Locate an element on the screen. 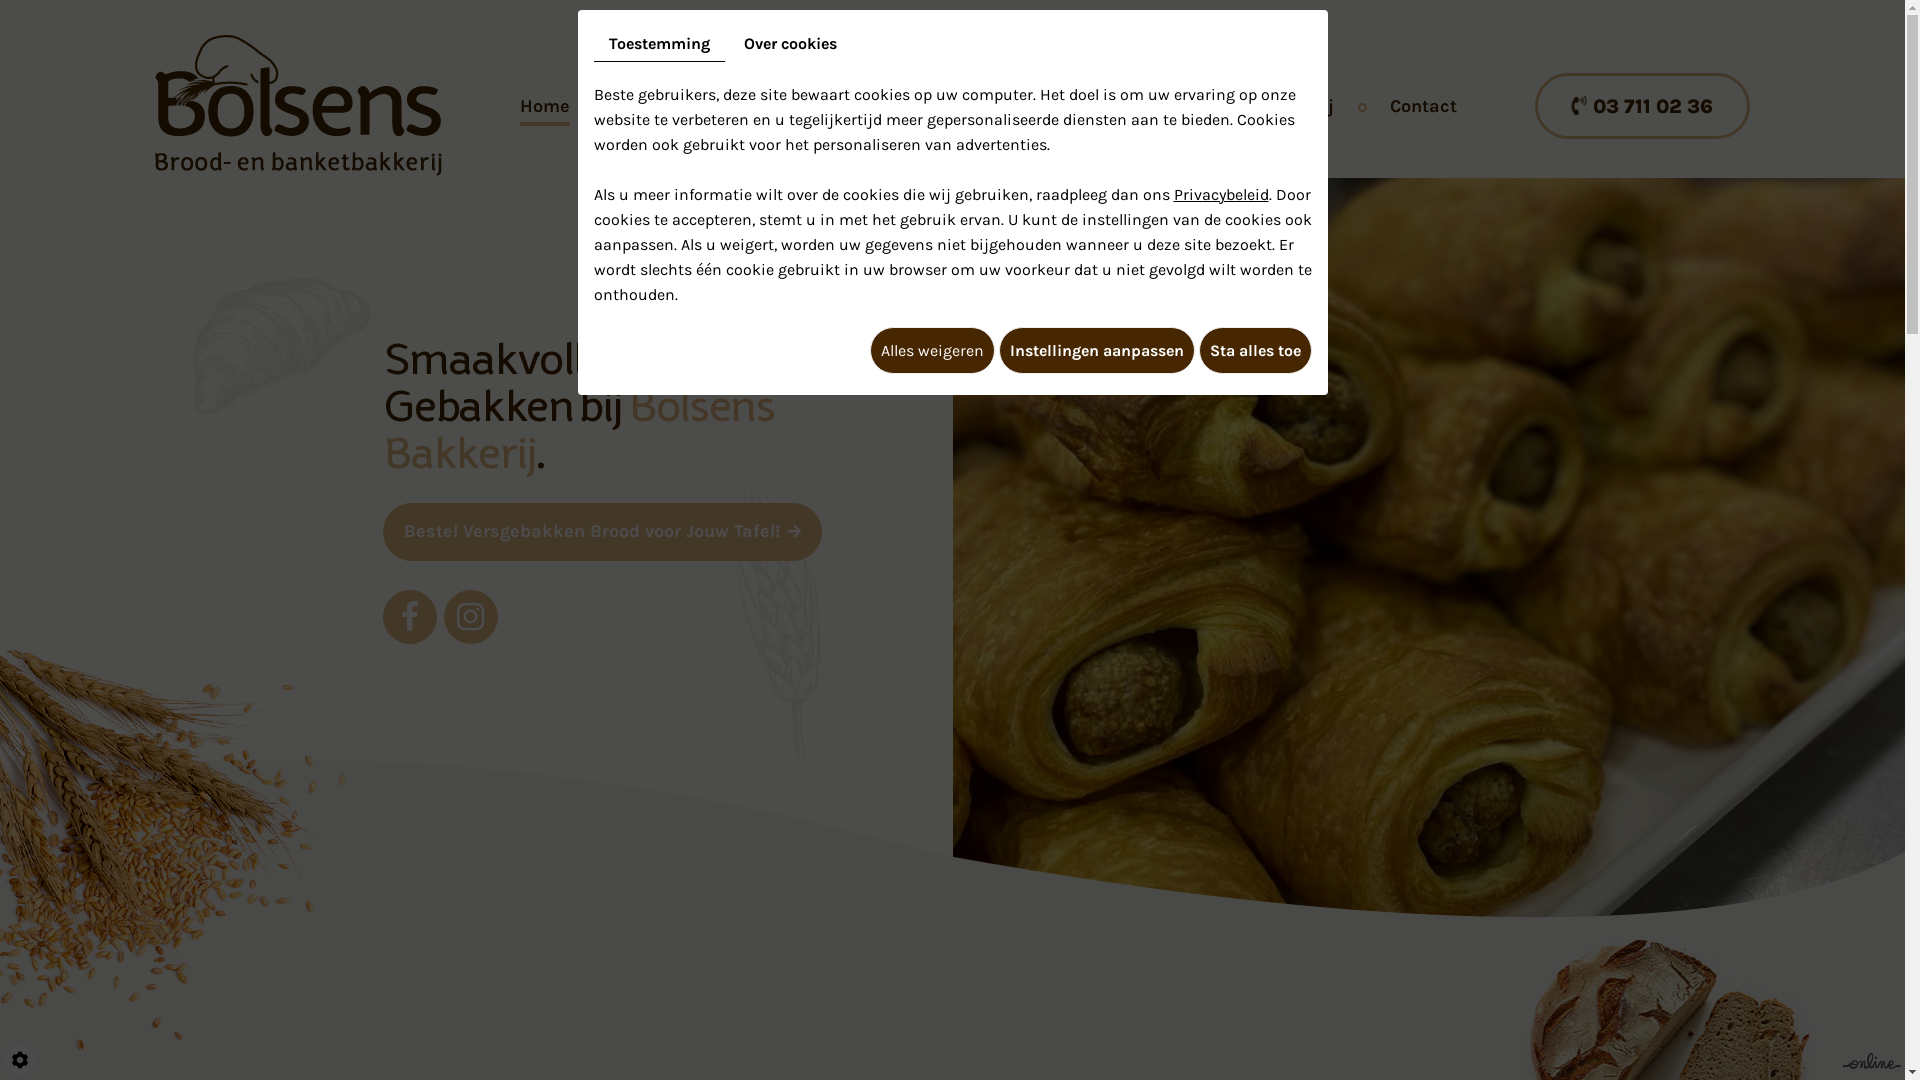  'Bestel Versgebakken Brood voor Jouw Tafel!' is located at coordinates (382, 531).